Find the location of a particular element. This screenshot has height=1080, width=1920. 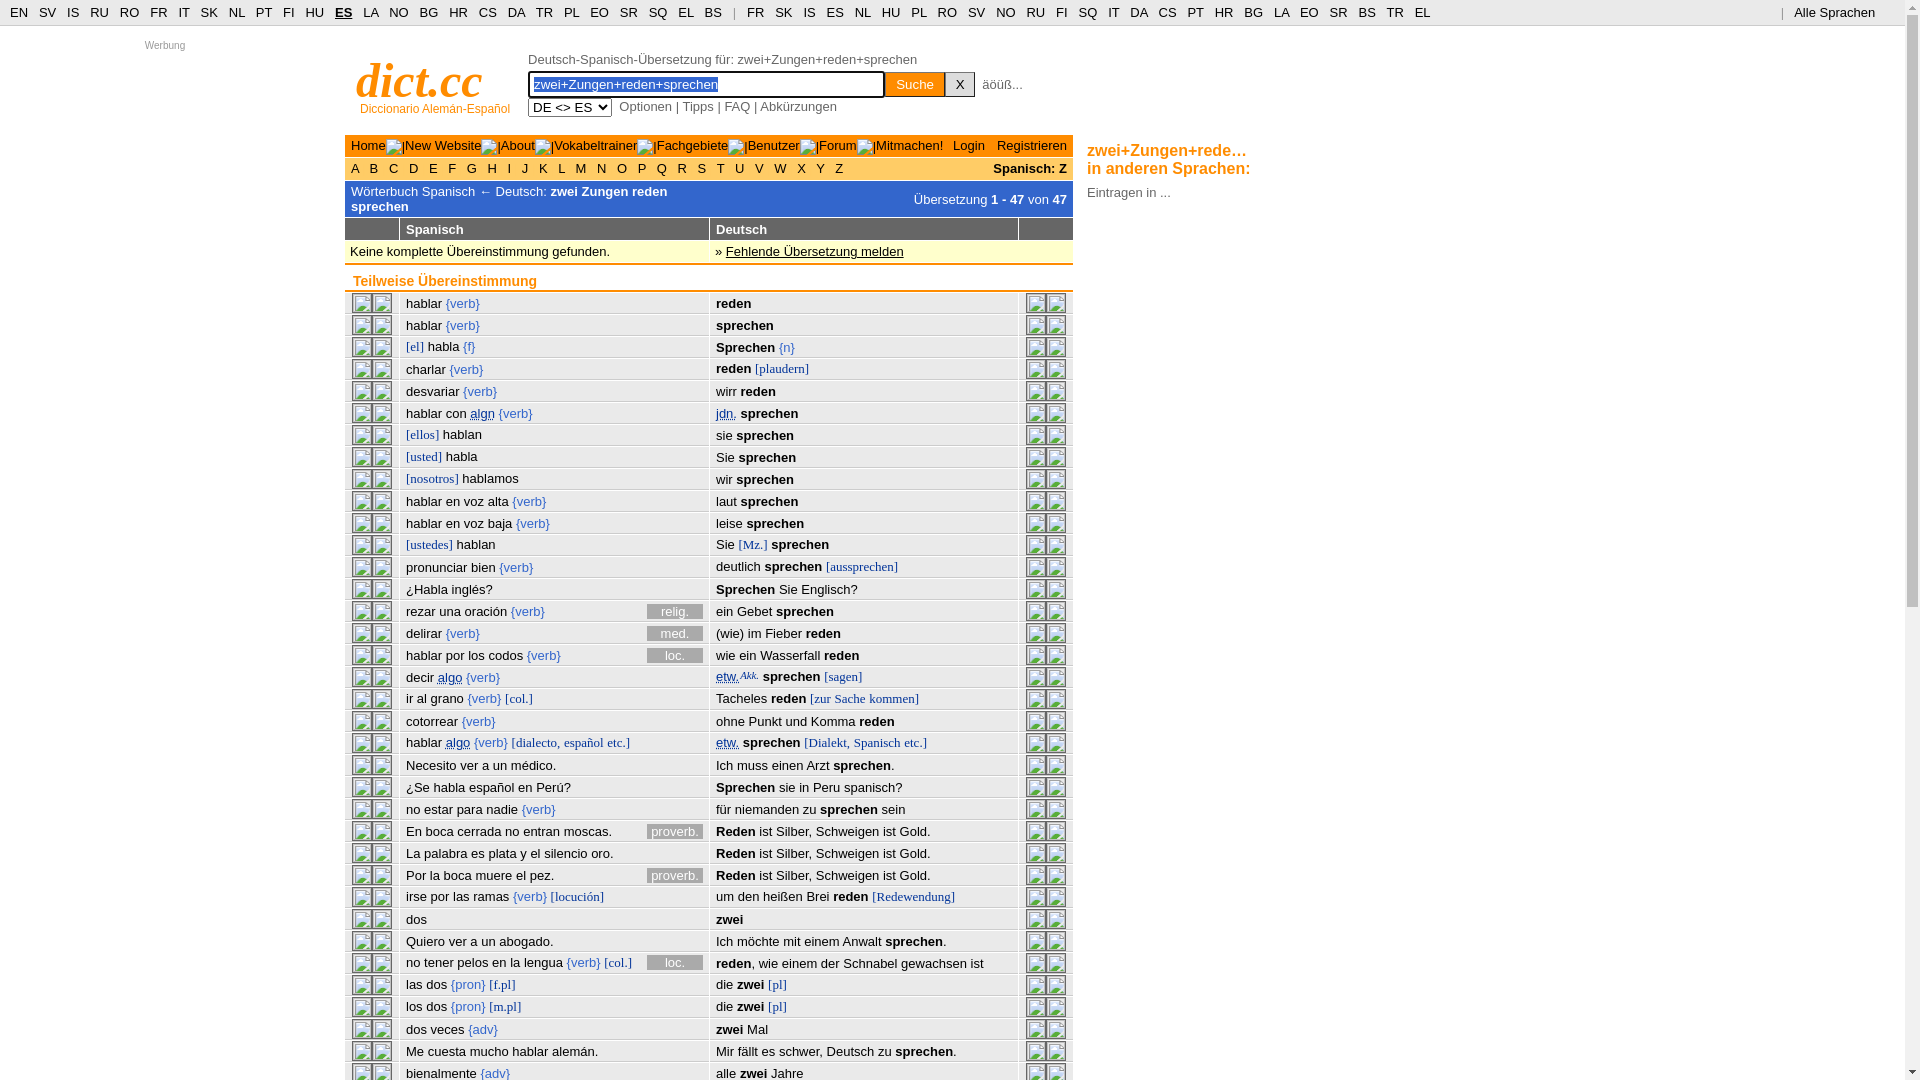

'zwei' is located at coordinates (749, 1006).